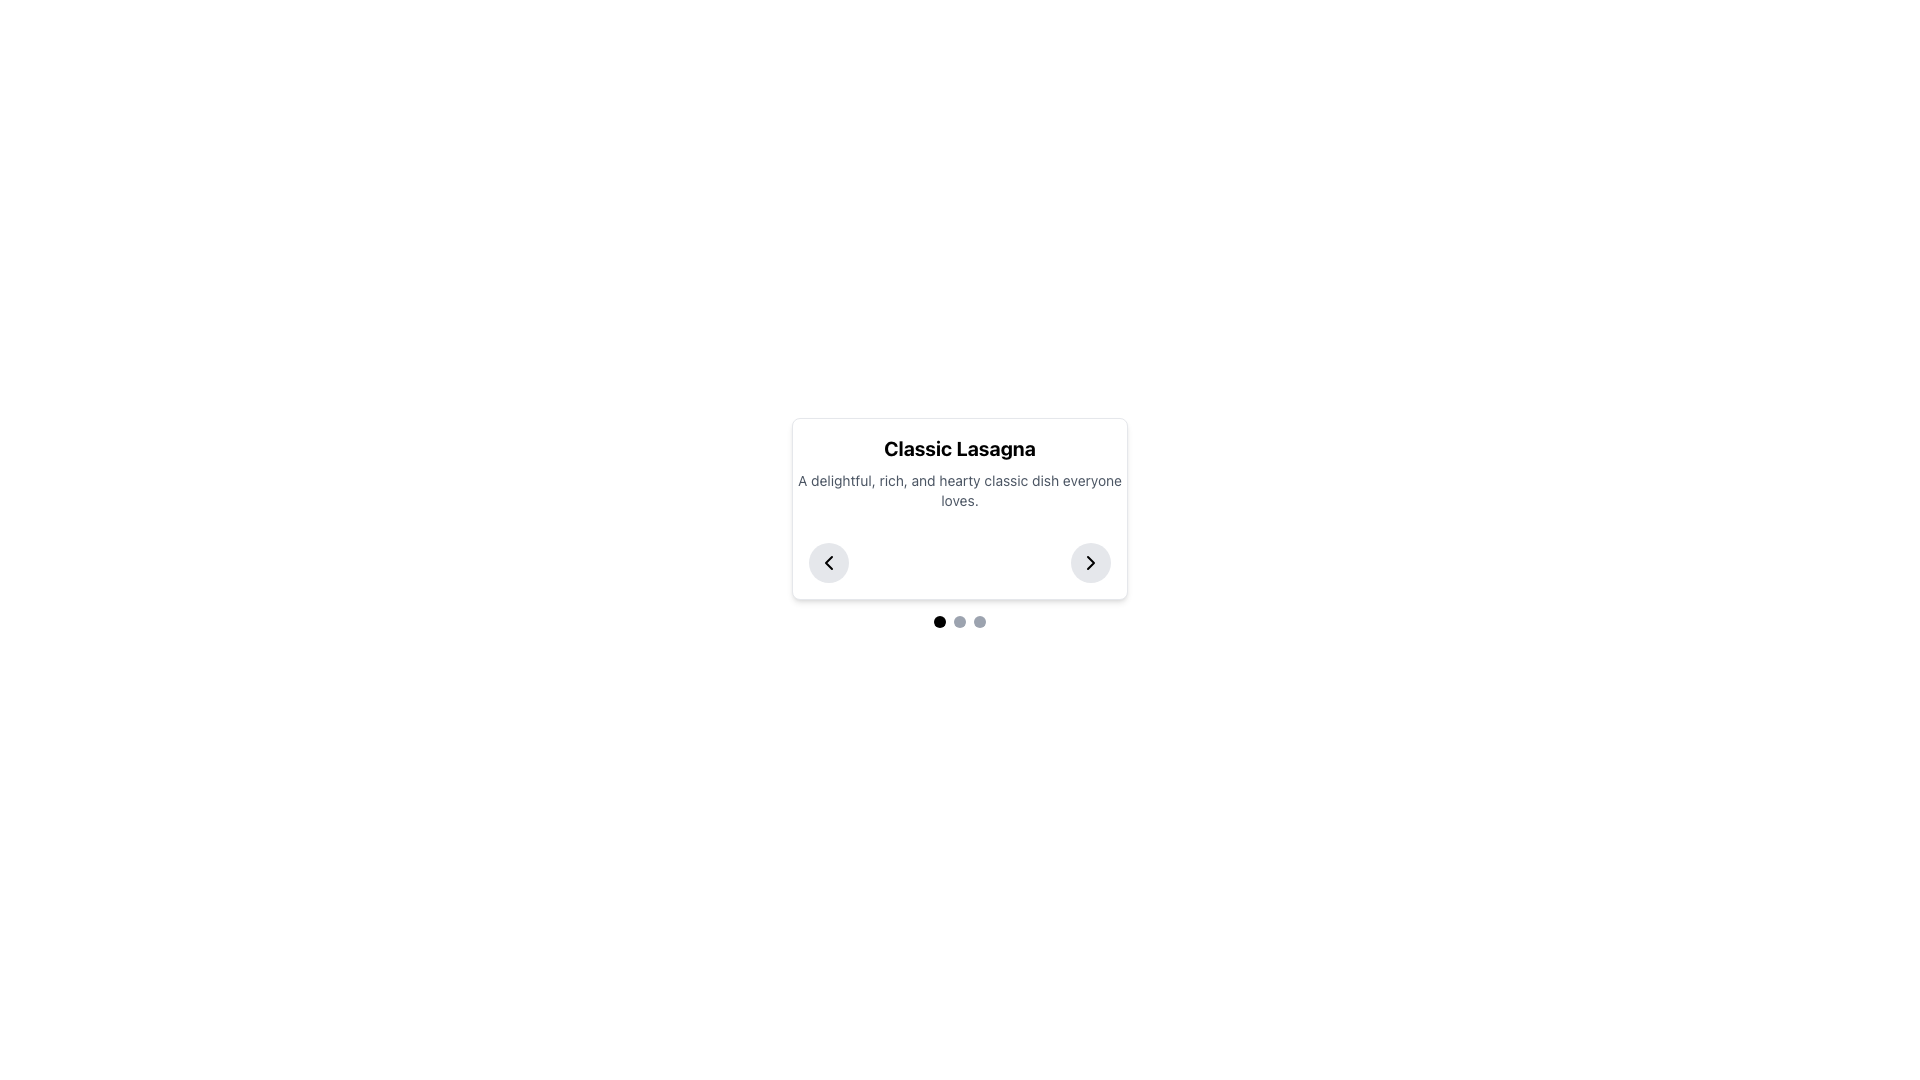  What do you see at coordinates (1089, 563) in the screenshot?
I see `the right-facing chevron arrow icon located at the bottom-right of the card` at bounding box center [1089, 563].